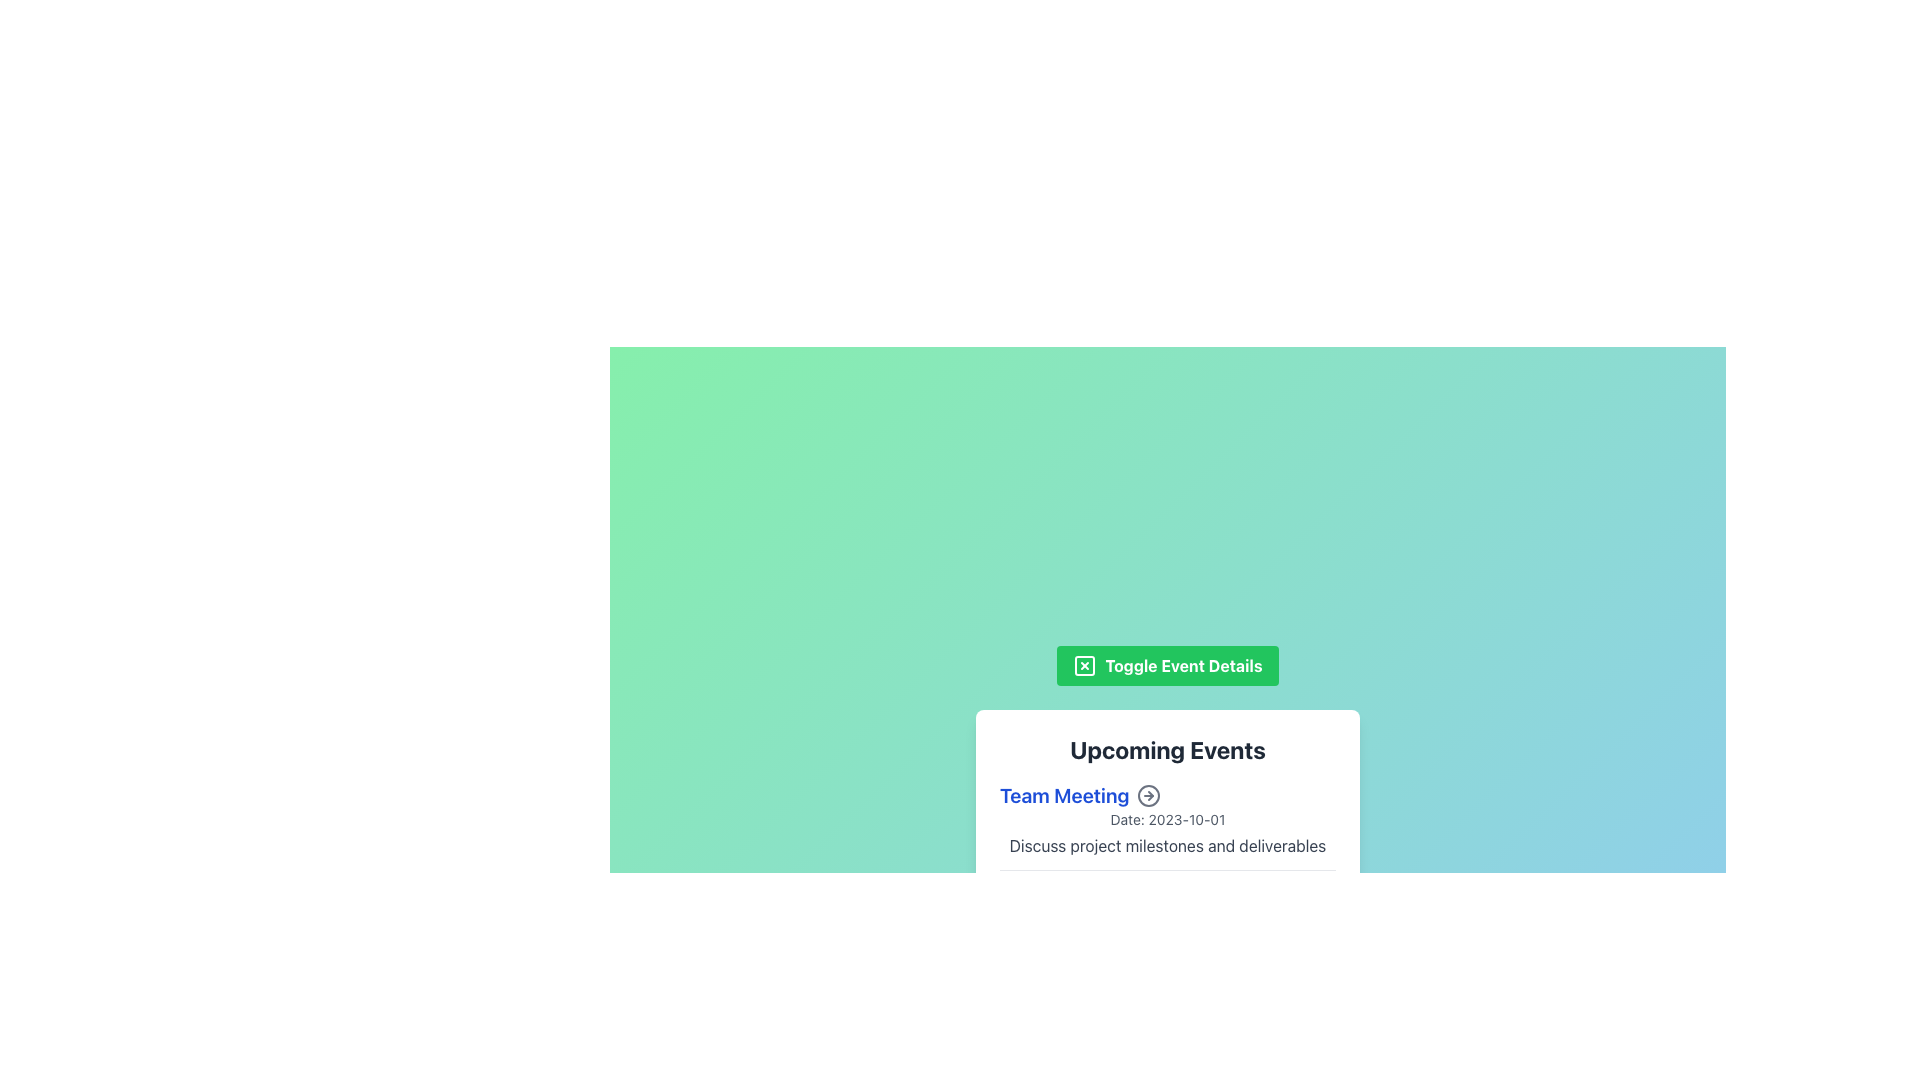 The height and width of the screenshot is (1080, 1920). Describe the element at coordinates (1149, 794) in the screenshot. I see `the icon located immediately to the right of the bold blue text 'Team Meeting'` at that location.